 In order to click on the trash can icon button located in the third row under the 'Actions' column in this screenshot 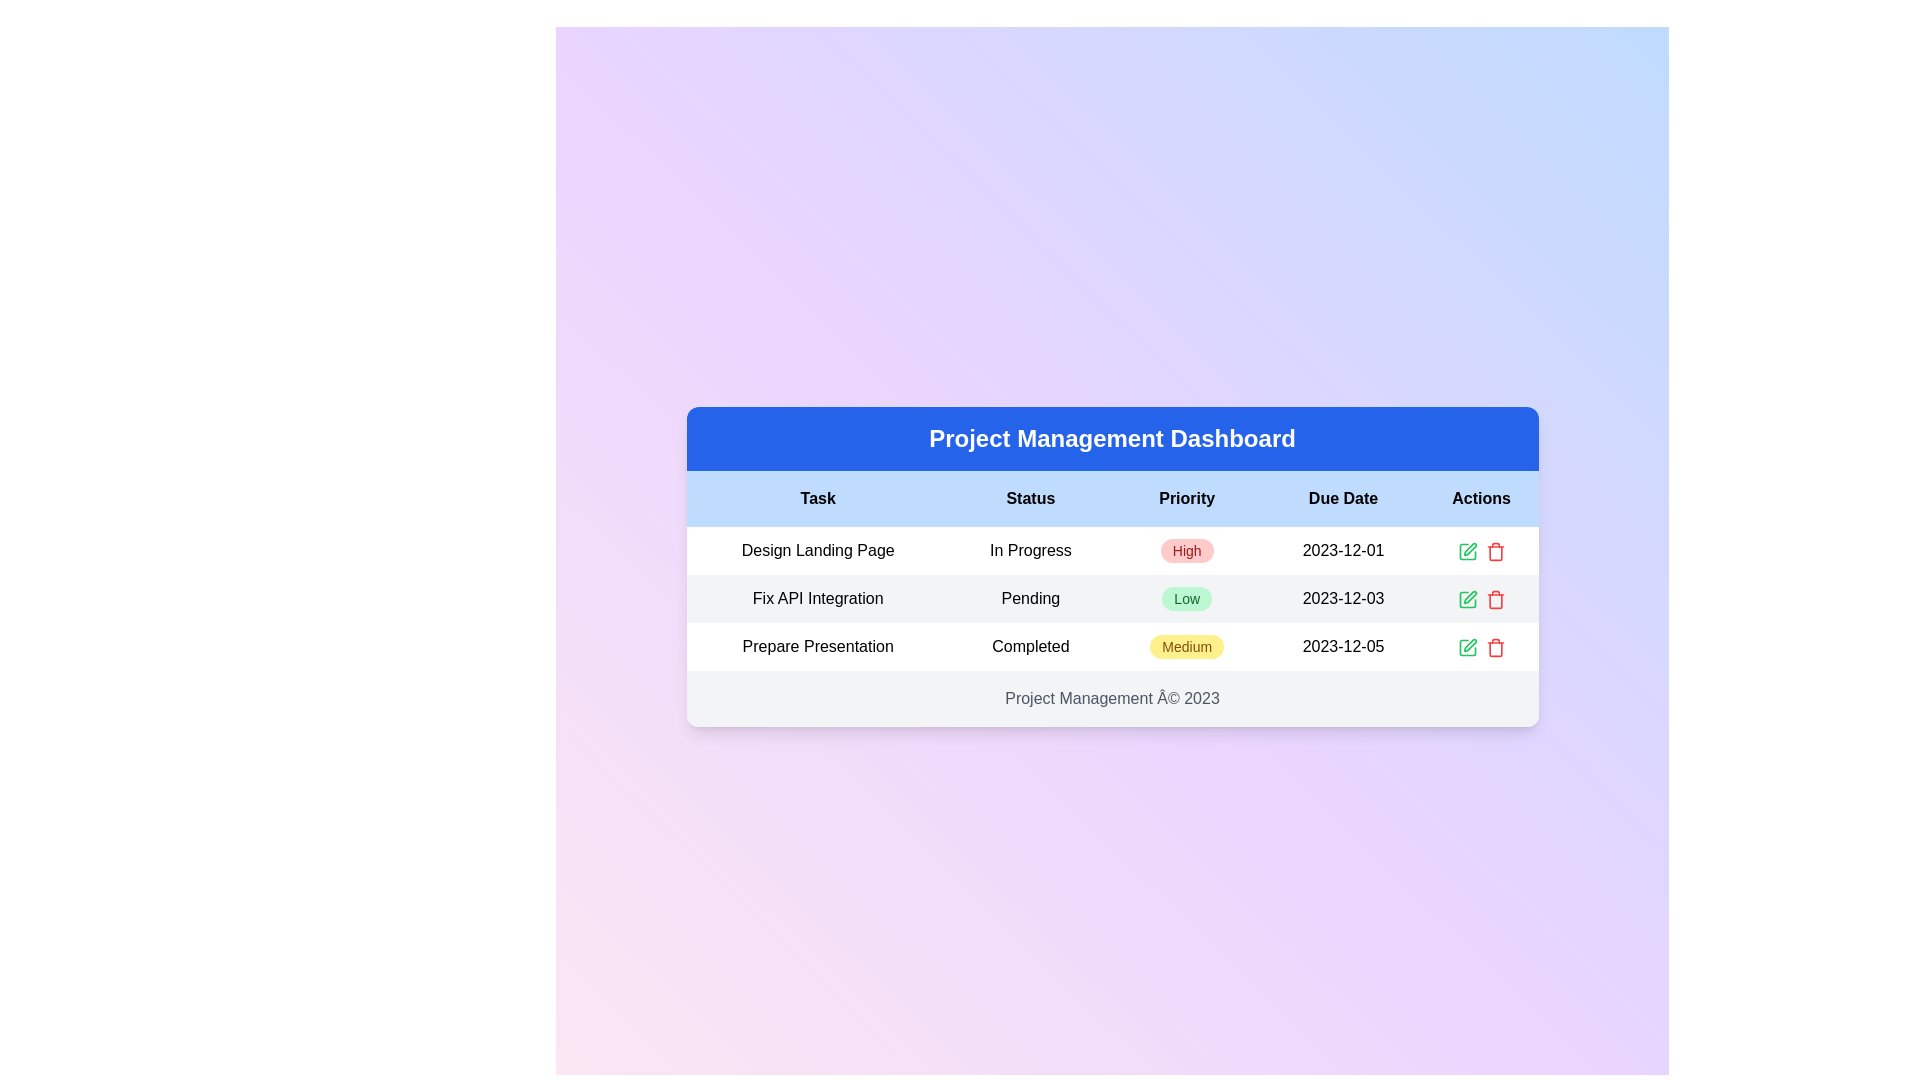, I will do `click(1495, 647)`.